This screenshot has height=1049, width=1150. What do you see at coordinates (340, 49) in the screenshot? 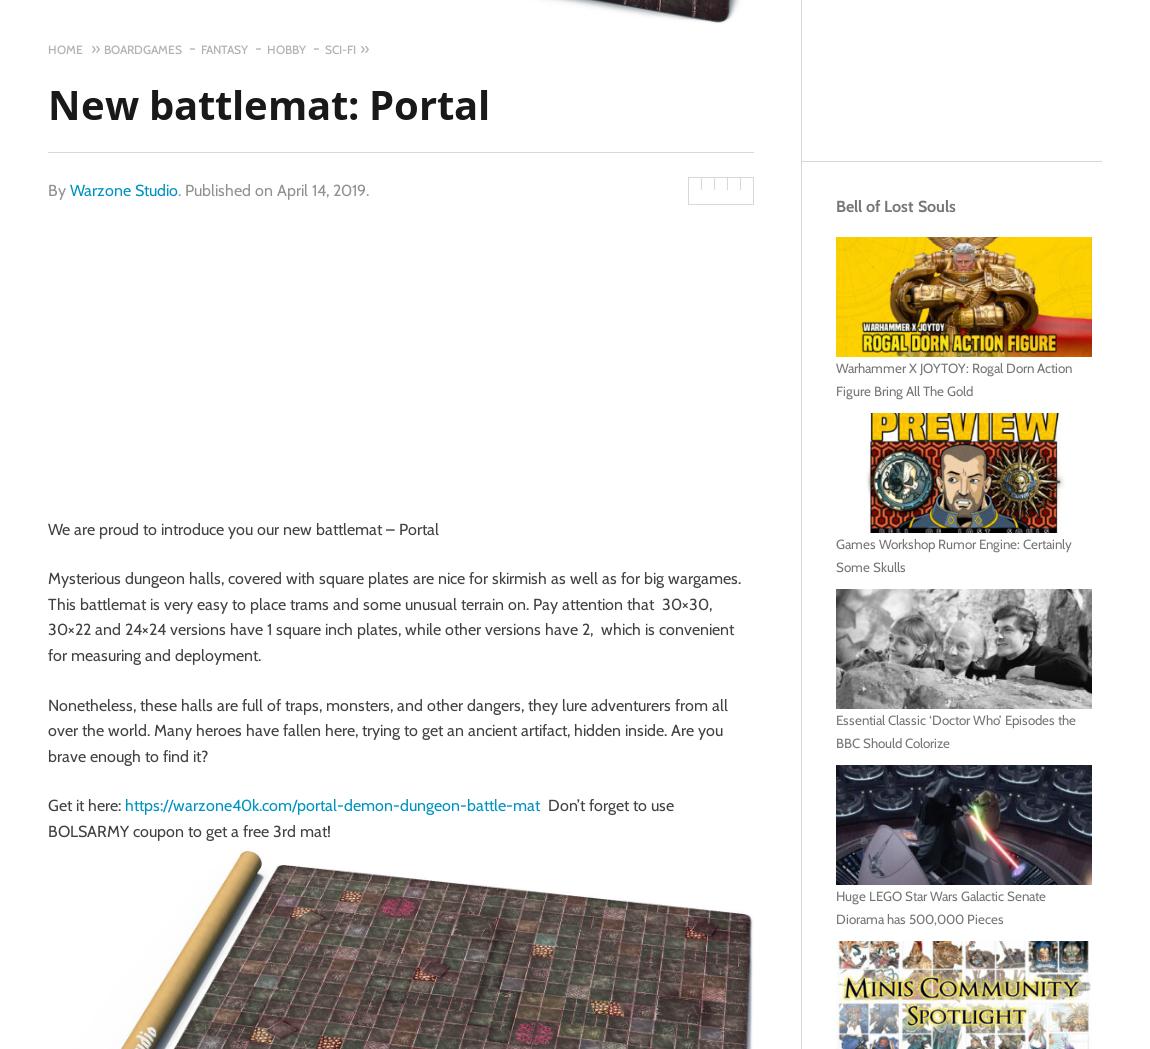
I see `'Sci-fi'` at bounding box center [340, 49].